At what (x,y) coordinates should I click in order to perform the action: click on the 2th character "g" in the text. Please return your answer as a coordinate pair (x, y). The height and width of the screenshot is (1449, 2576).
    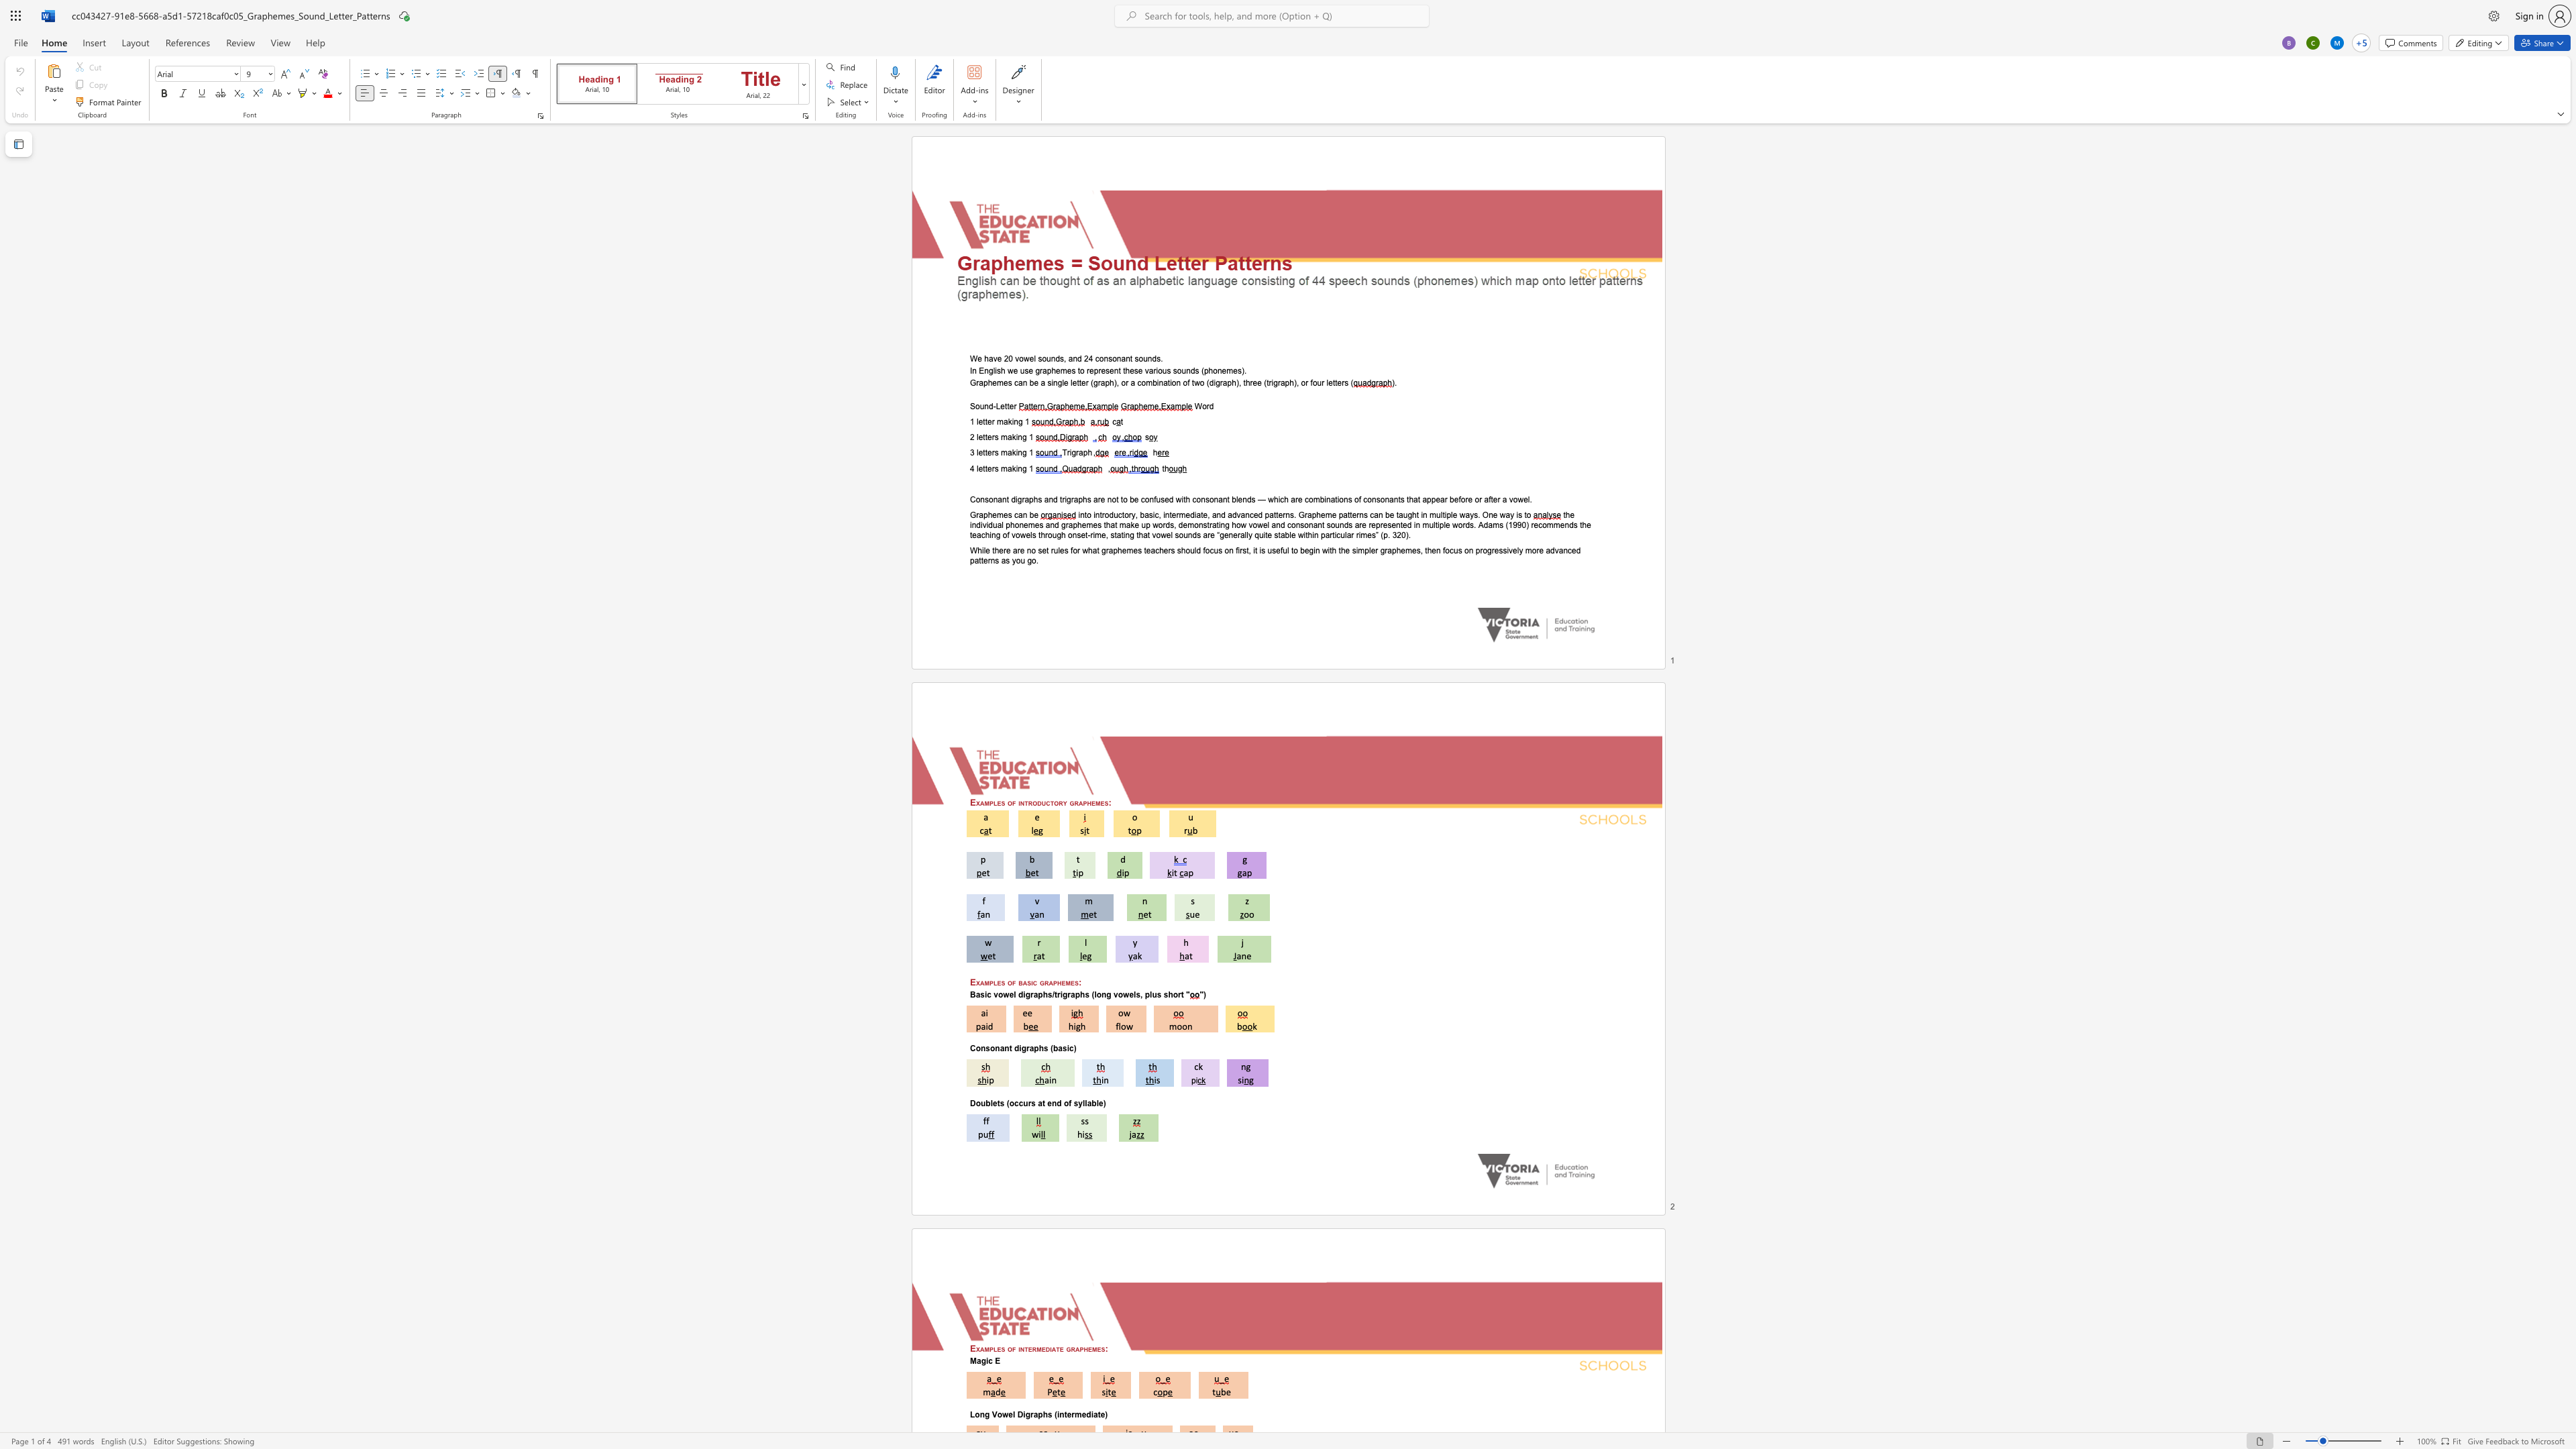
    Looking at the image, I should click on (1036, 369).